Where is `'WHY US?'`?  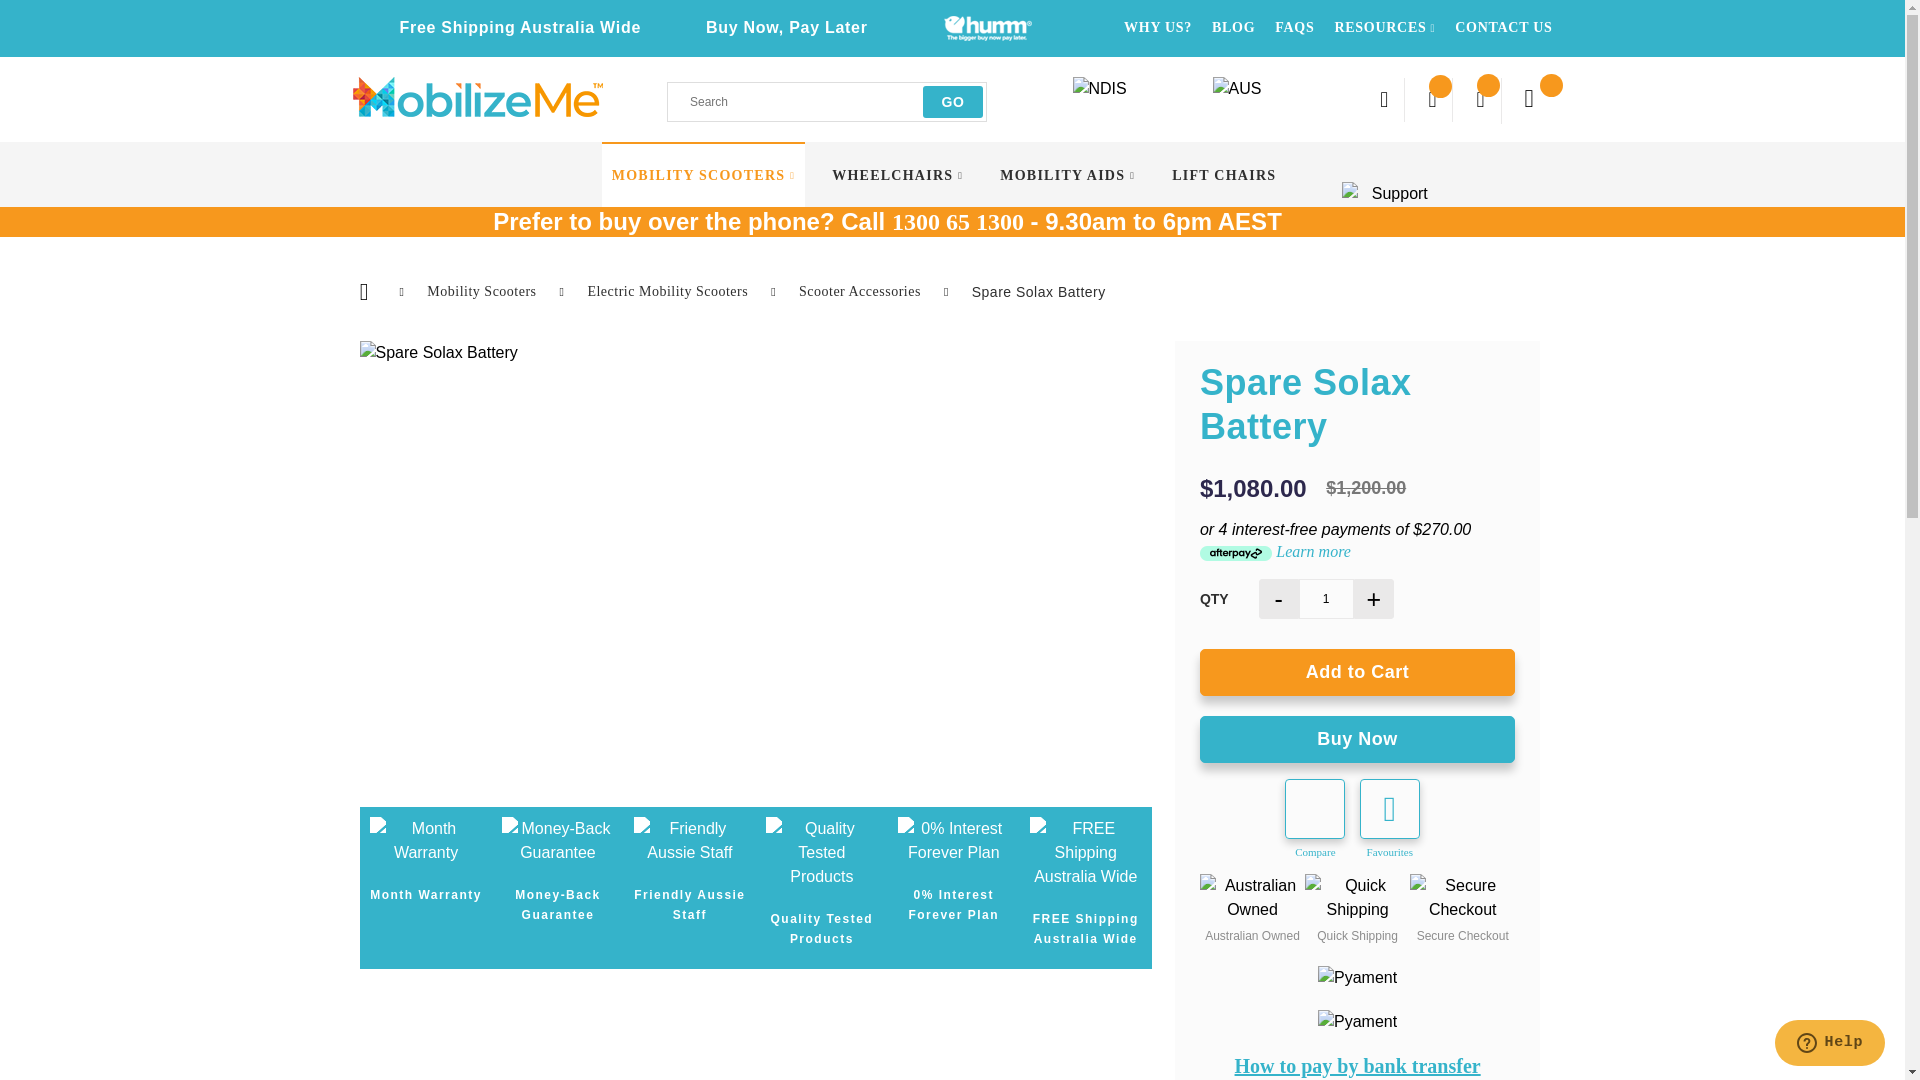
'WHY US?' is located at coordinates (1157, 27).